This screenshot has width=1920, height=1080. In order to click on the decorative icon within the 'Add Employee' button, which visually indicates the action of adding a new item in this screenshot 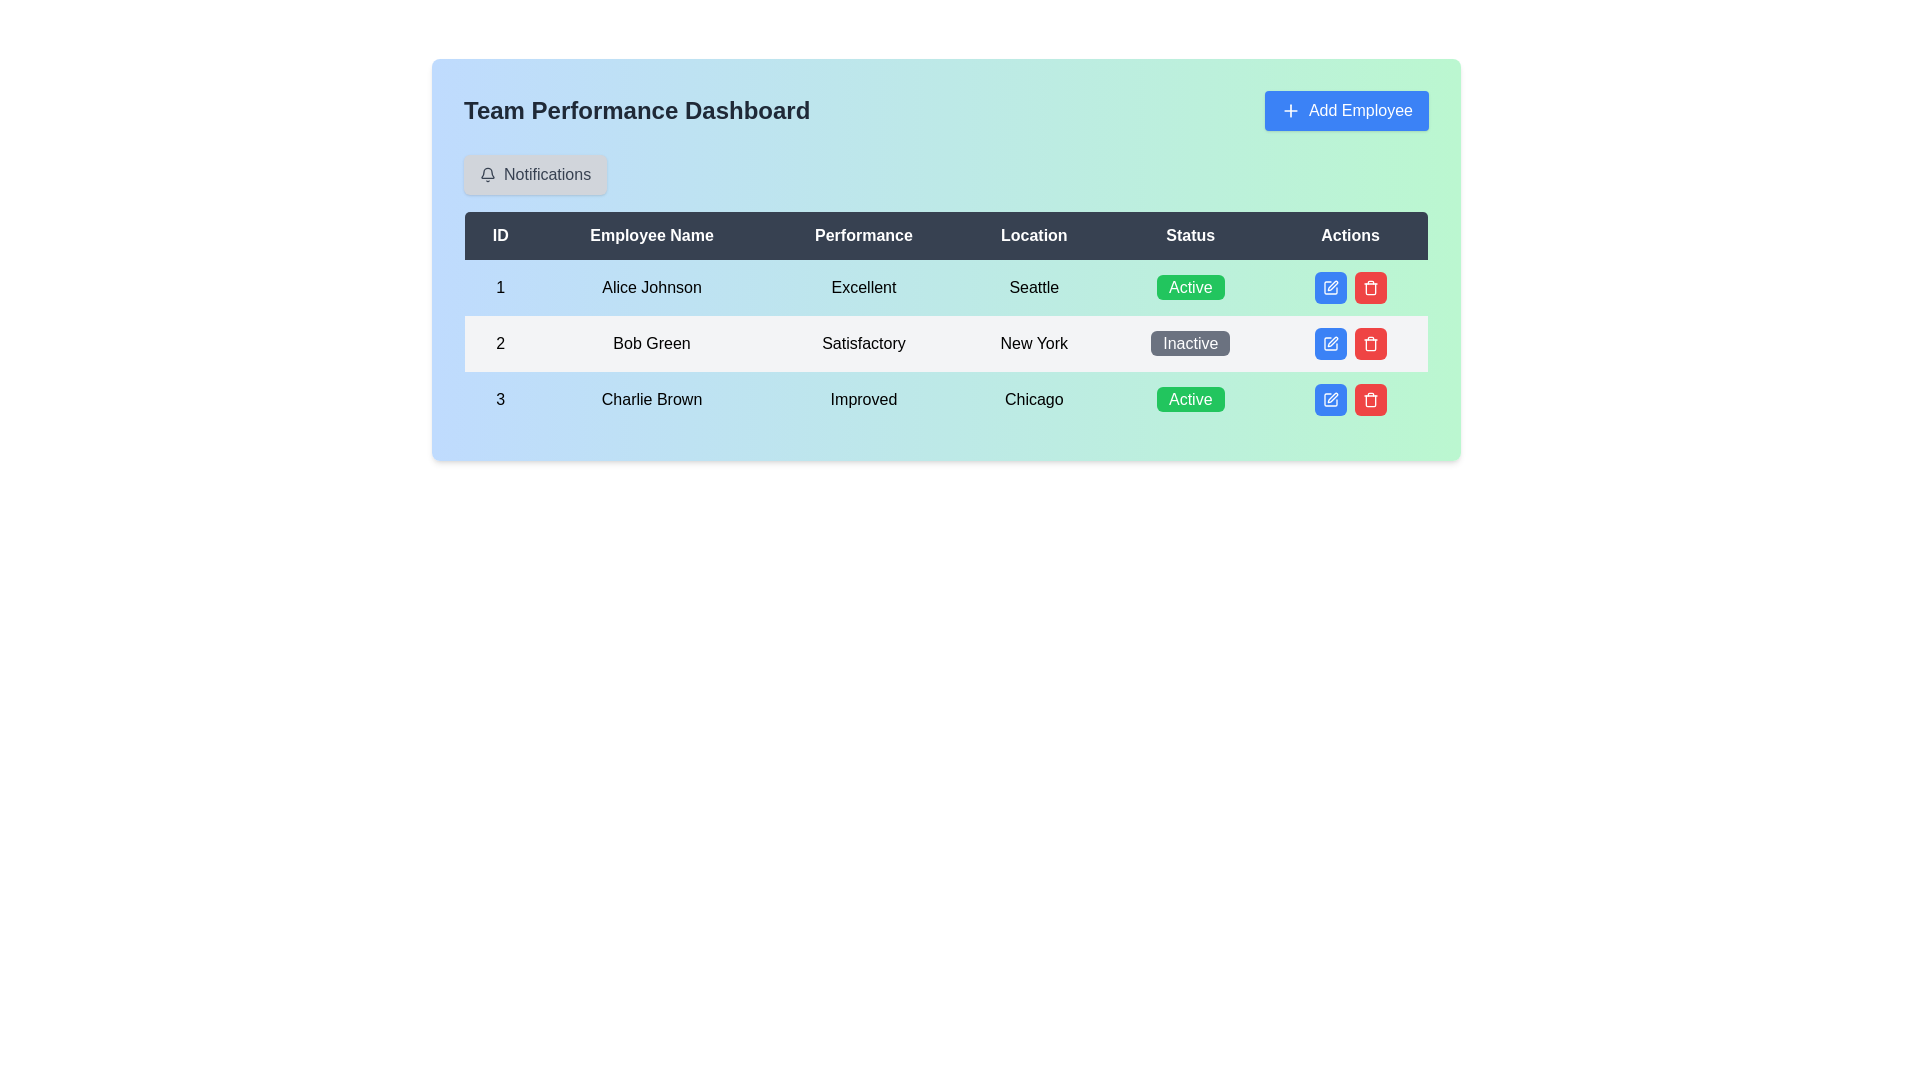, I will do `click(1291, 111)`.